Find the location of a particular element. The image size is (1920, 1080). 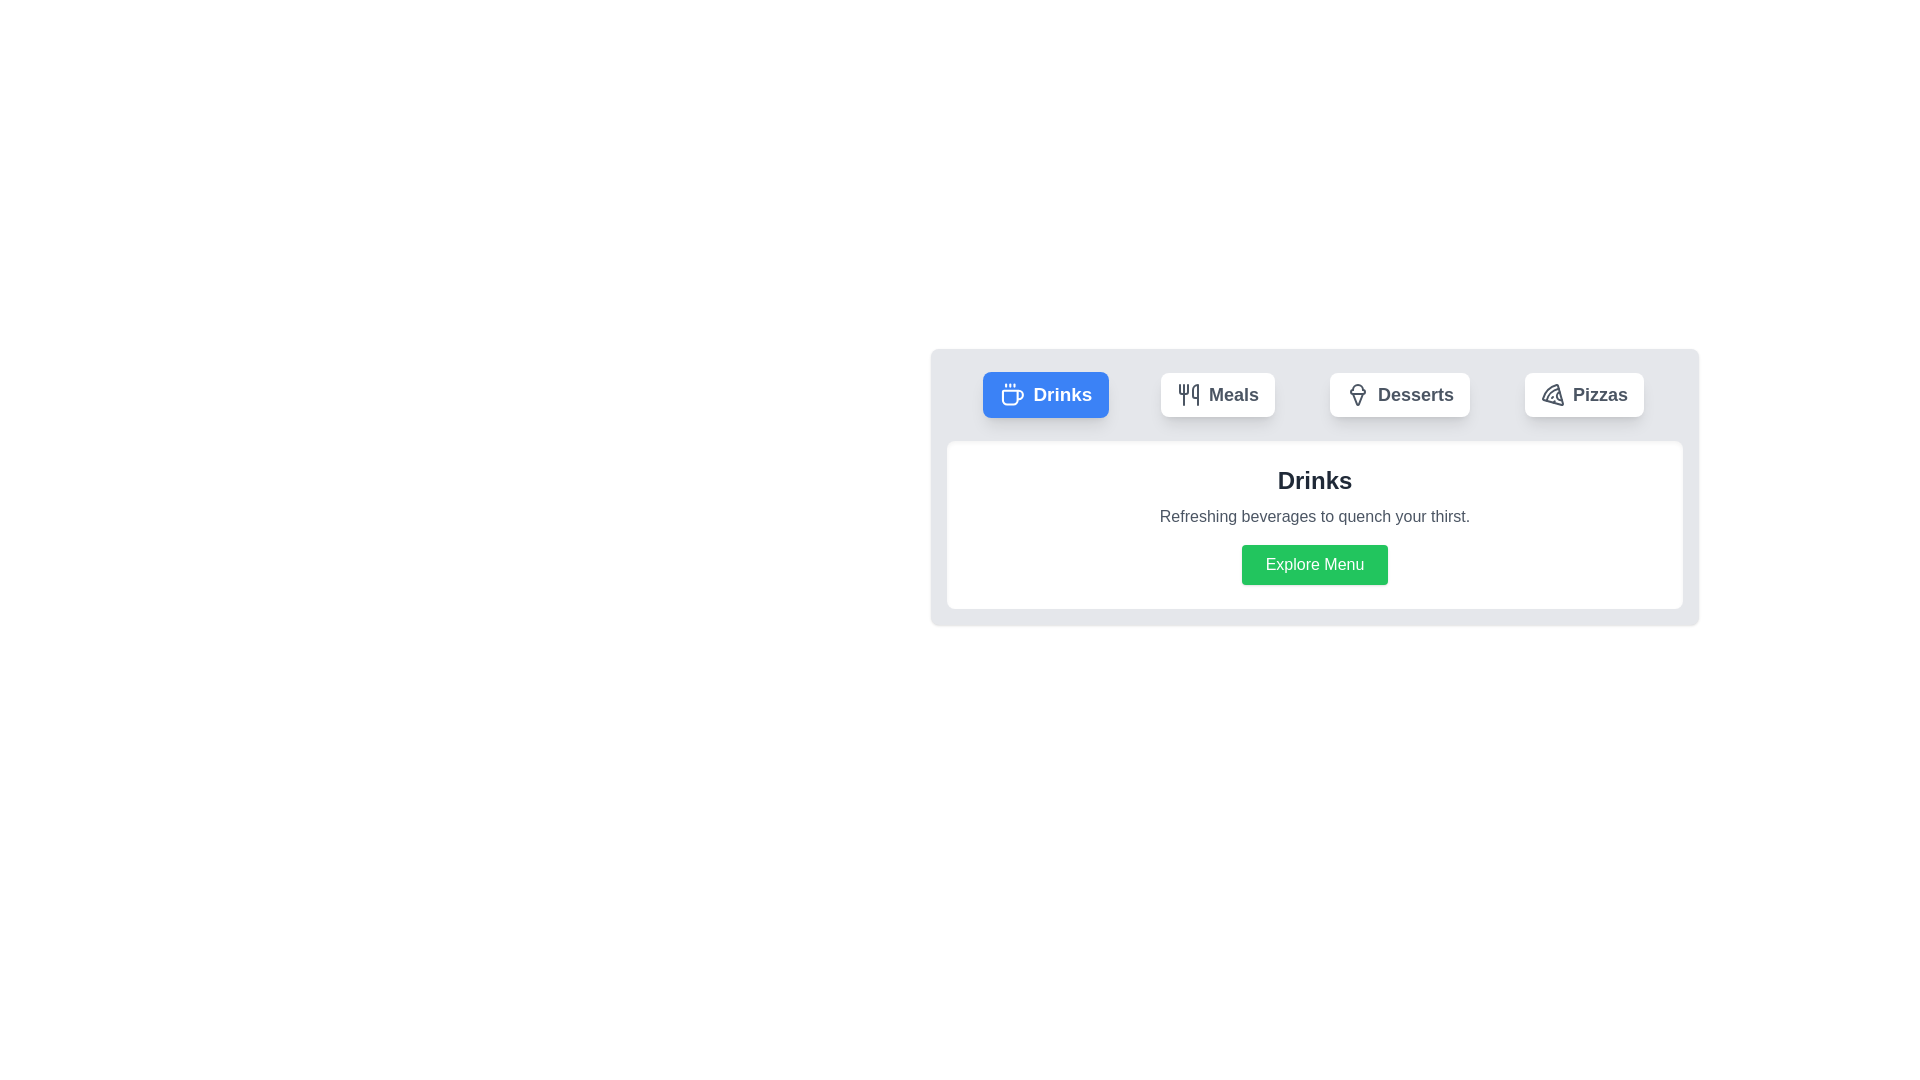

the word 'beverages' in the description text is located at coordinates (1315, 515).